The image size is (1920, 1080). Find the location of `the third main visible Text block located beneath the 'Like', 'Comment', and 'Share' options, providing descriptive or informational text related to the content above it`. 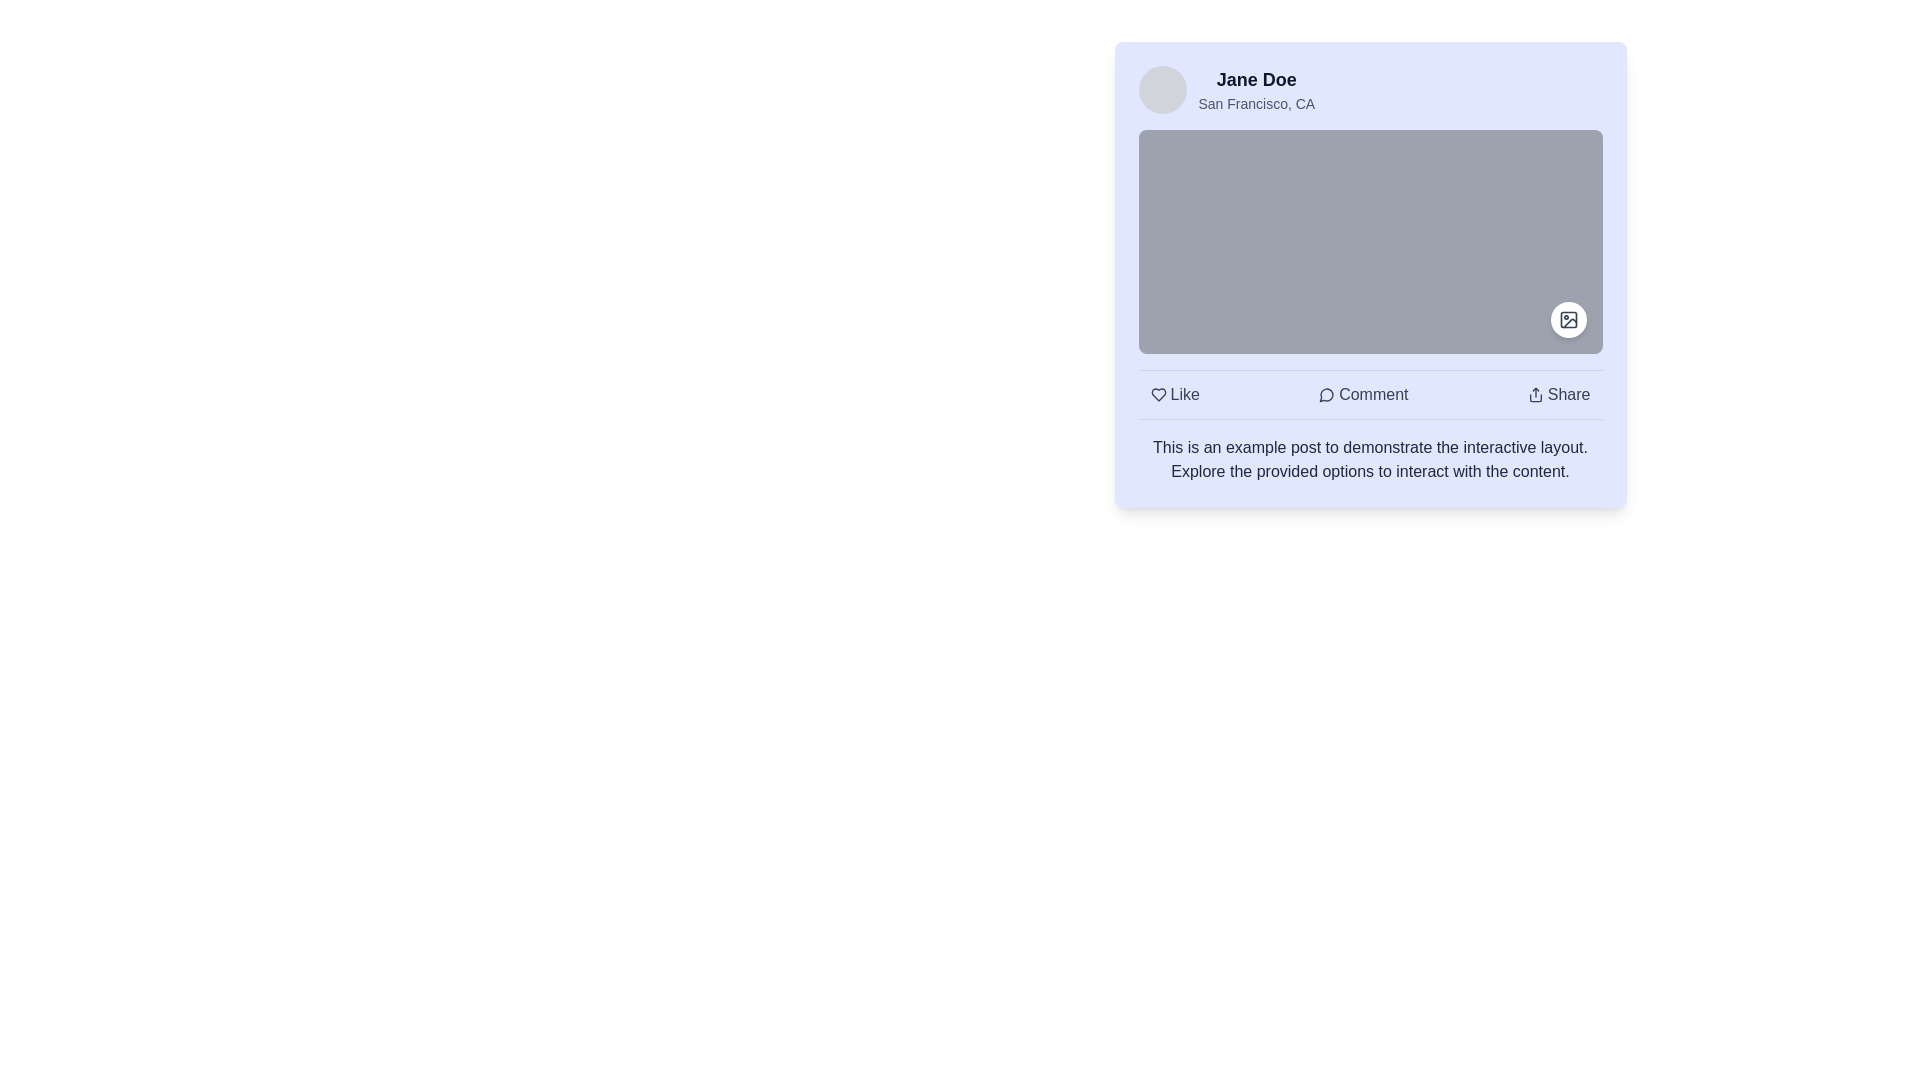

the third main visible Text block located beneath the 'Like', 'Comment', and 'Share' options, providing descriptive or informational text related to the content above it is located at coordinates (1369, 459).